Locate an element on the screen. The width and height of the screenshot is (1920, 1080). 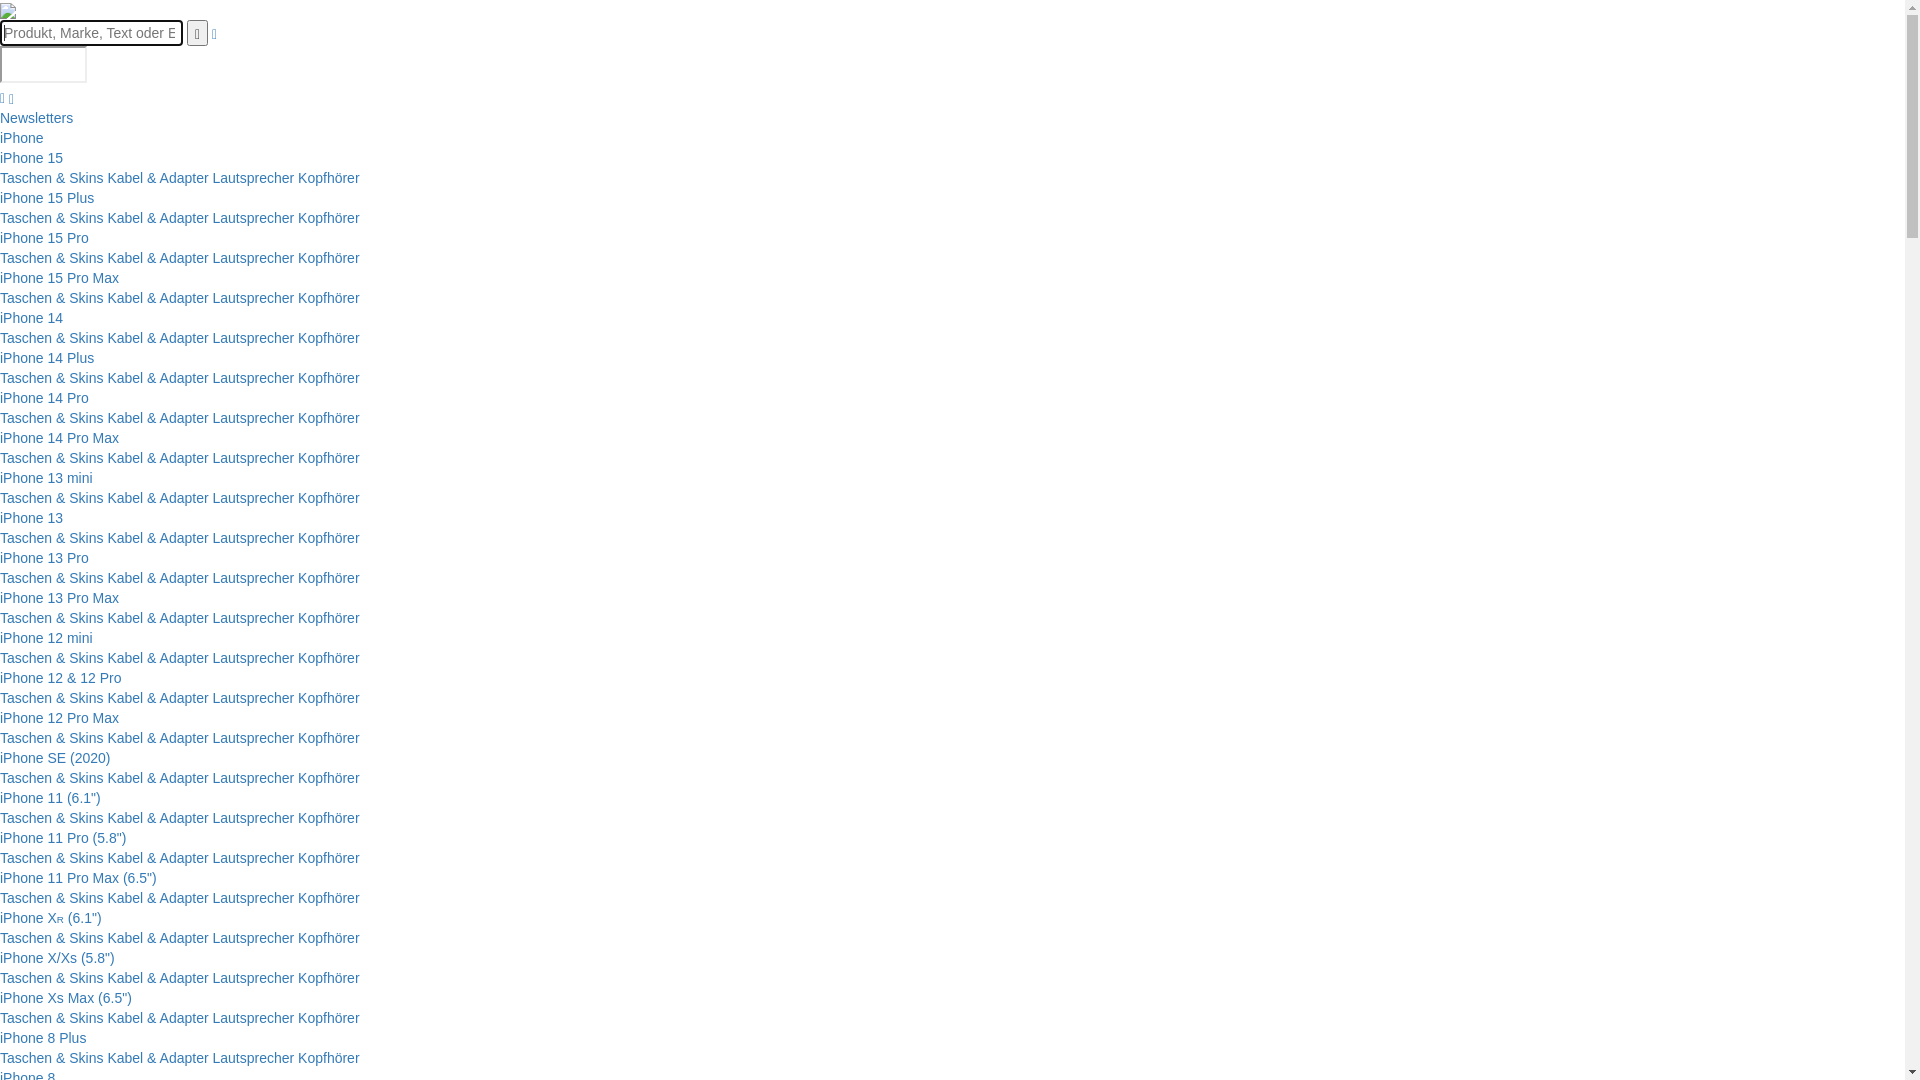
'iPhone 15 Plus' is located at coordinates (0, 197).